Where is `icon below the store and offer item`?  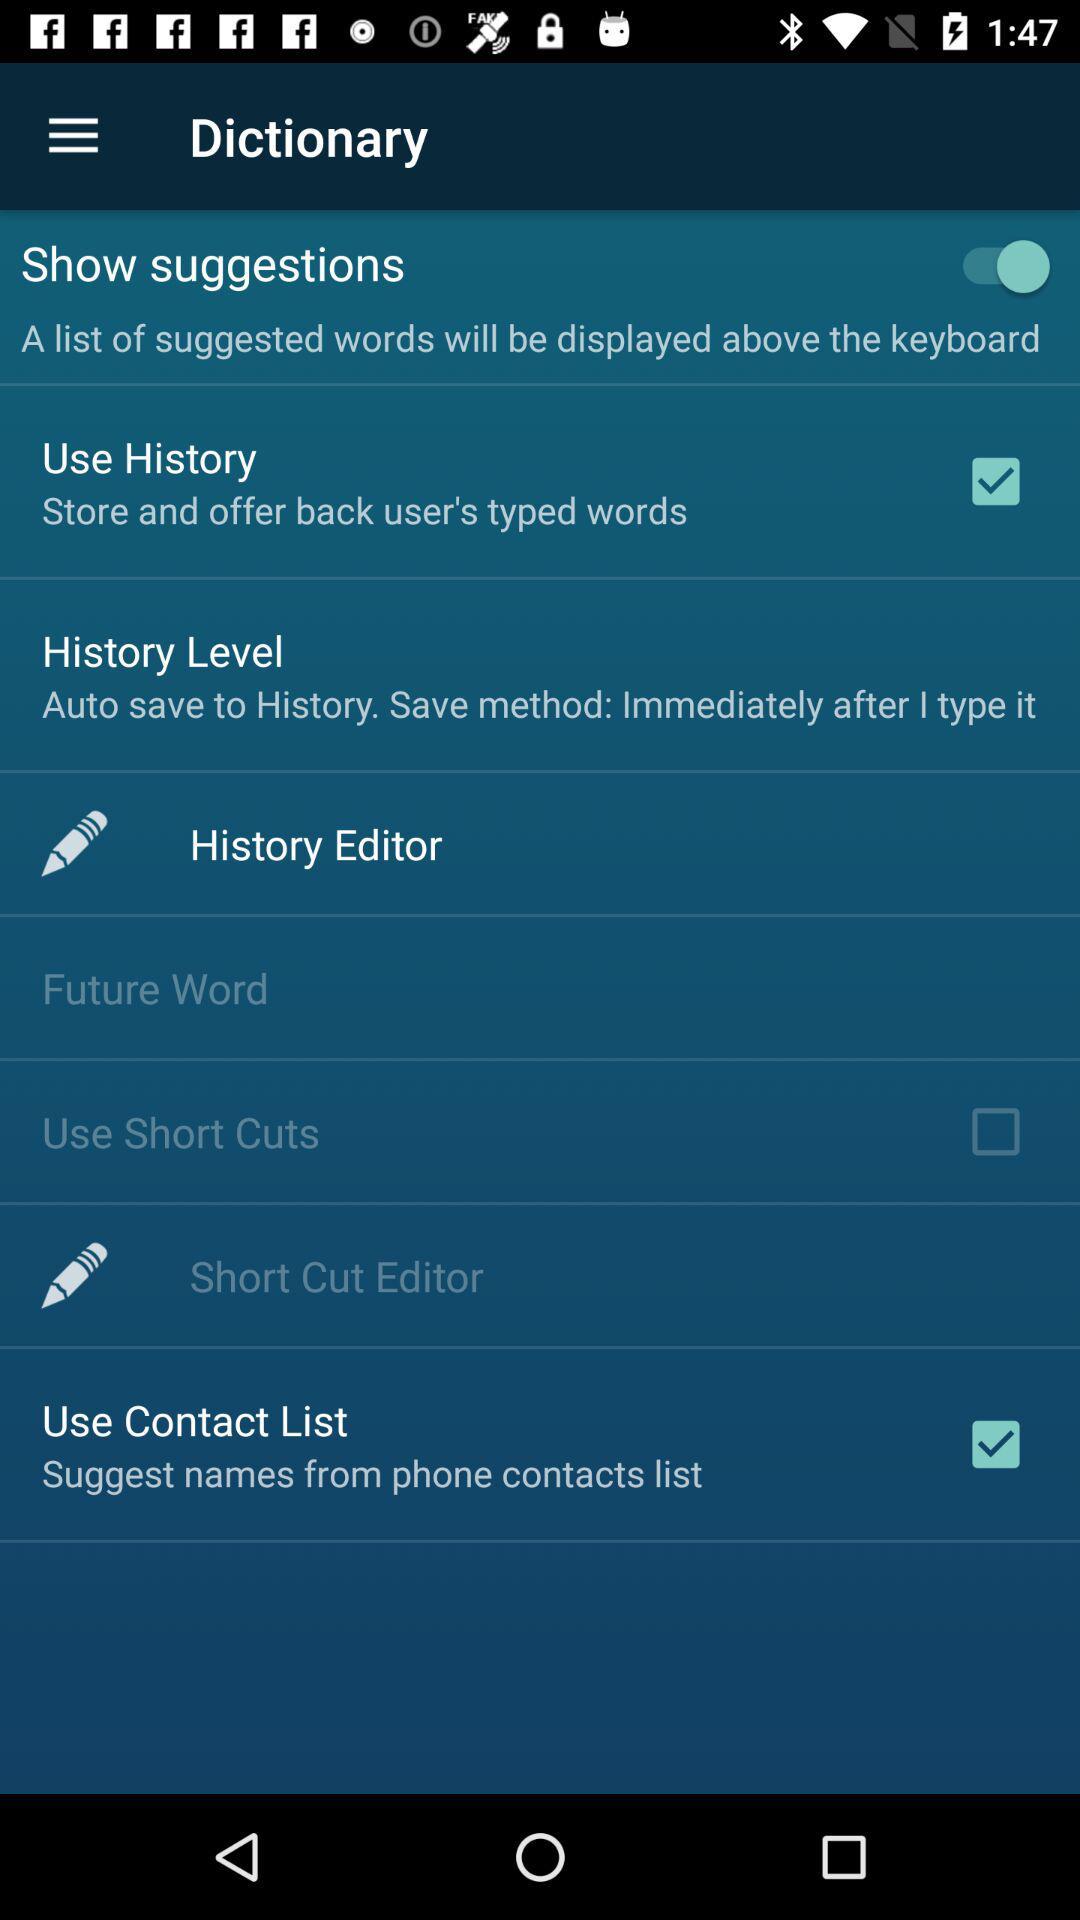
icon below the store and offer item is located at coordinates (162, 650).